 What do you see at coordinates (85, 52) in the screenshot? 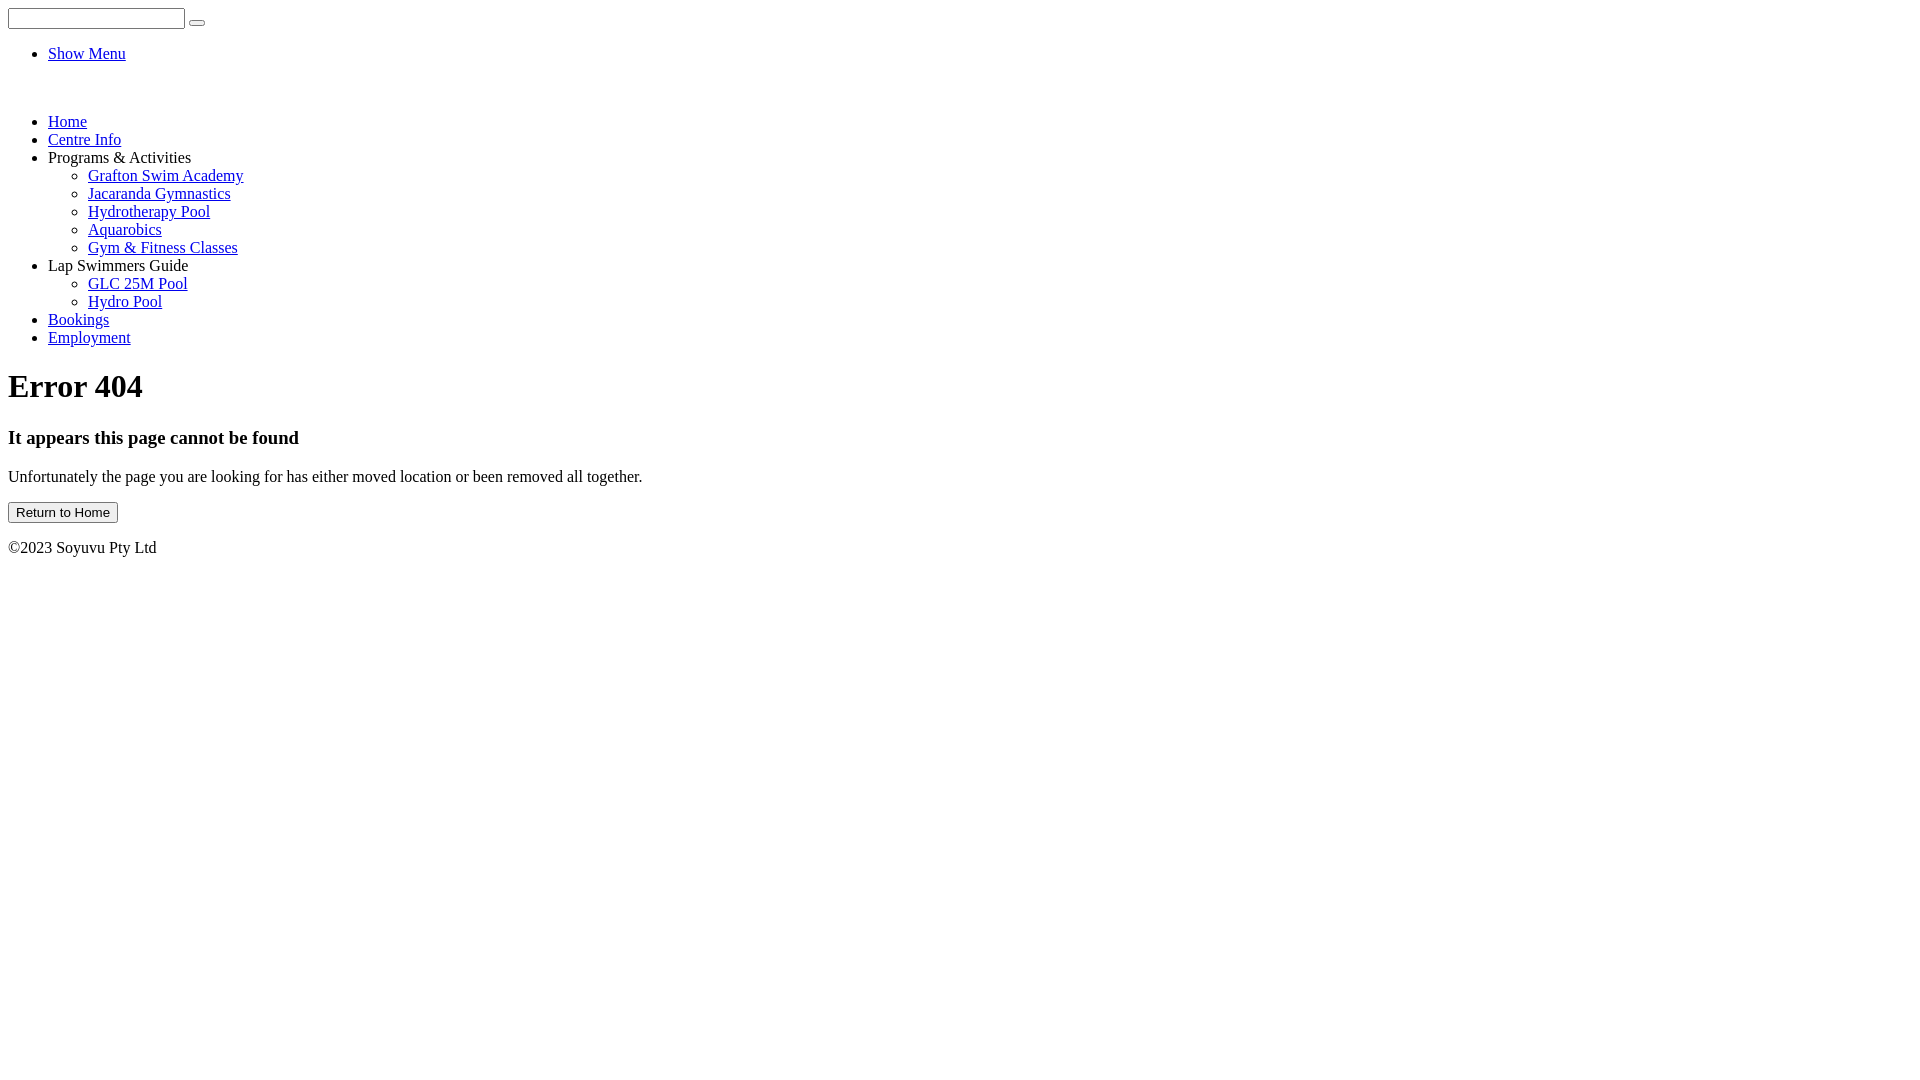
I see `'Show Menu'` at bounding box center [85, 52].